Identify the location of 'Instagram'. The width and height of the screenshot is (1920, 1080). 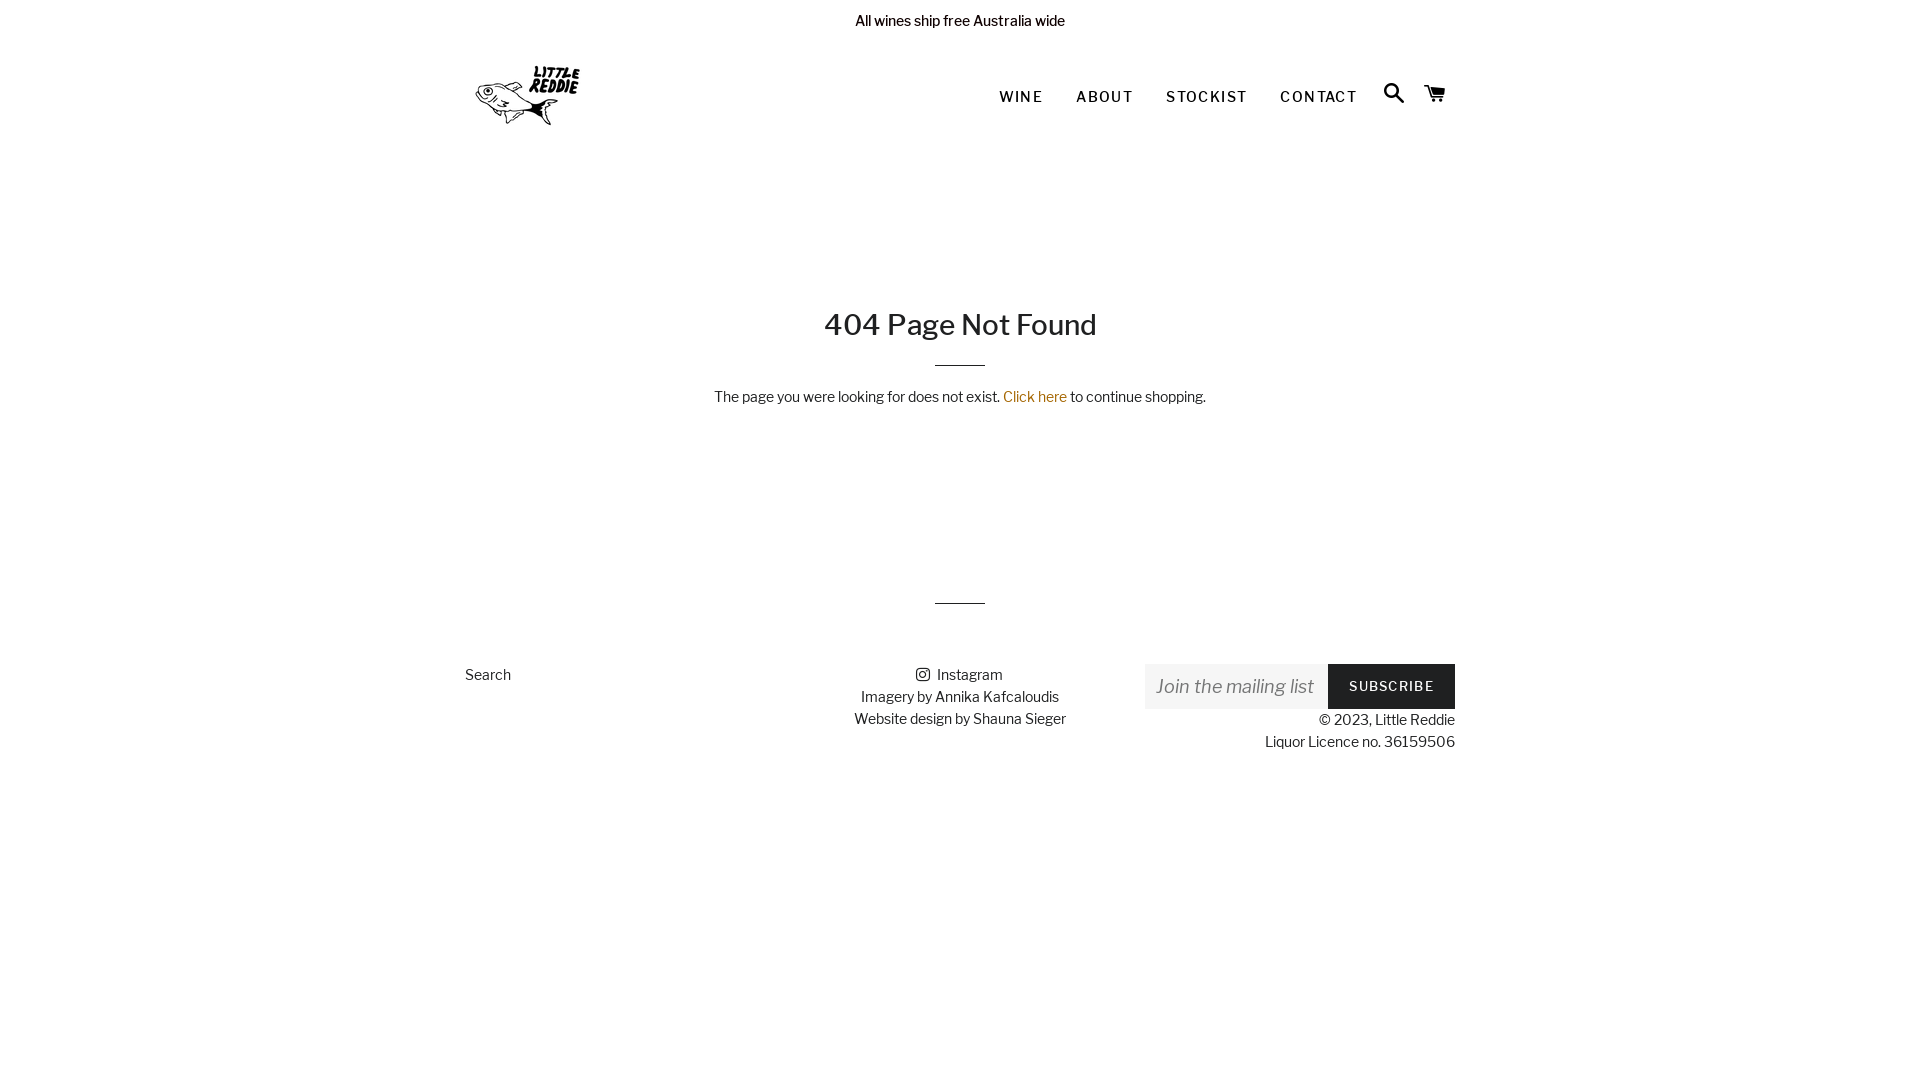
(958, 674).